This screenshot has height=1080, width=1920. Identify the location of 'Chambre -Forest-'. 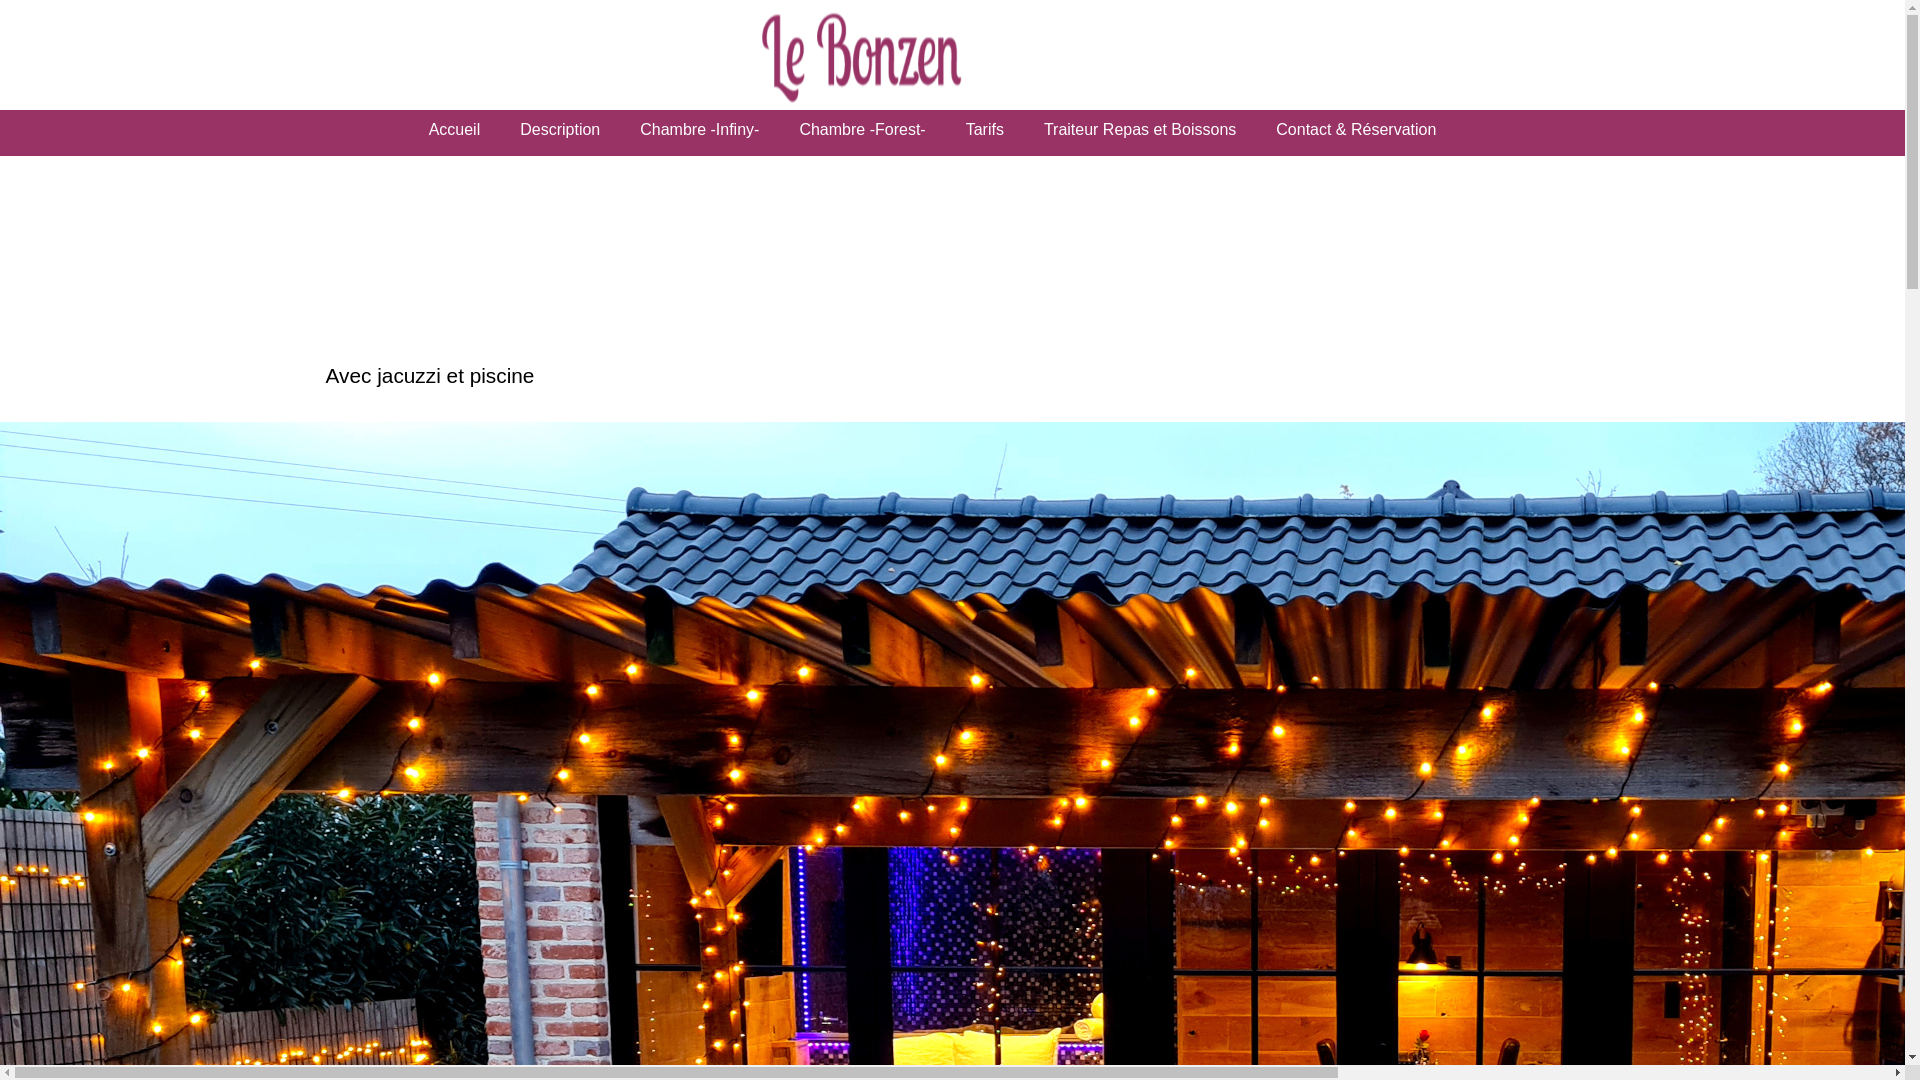
(862, 130).